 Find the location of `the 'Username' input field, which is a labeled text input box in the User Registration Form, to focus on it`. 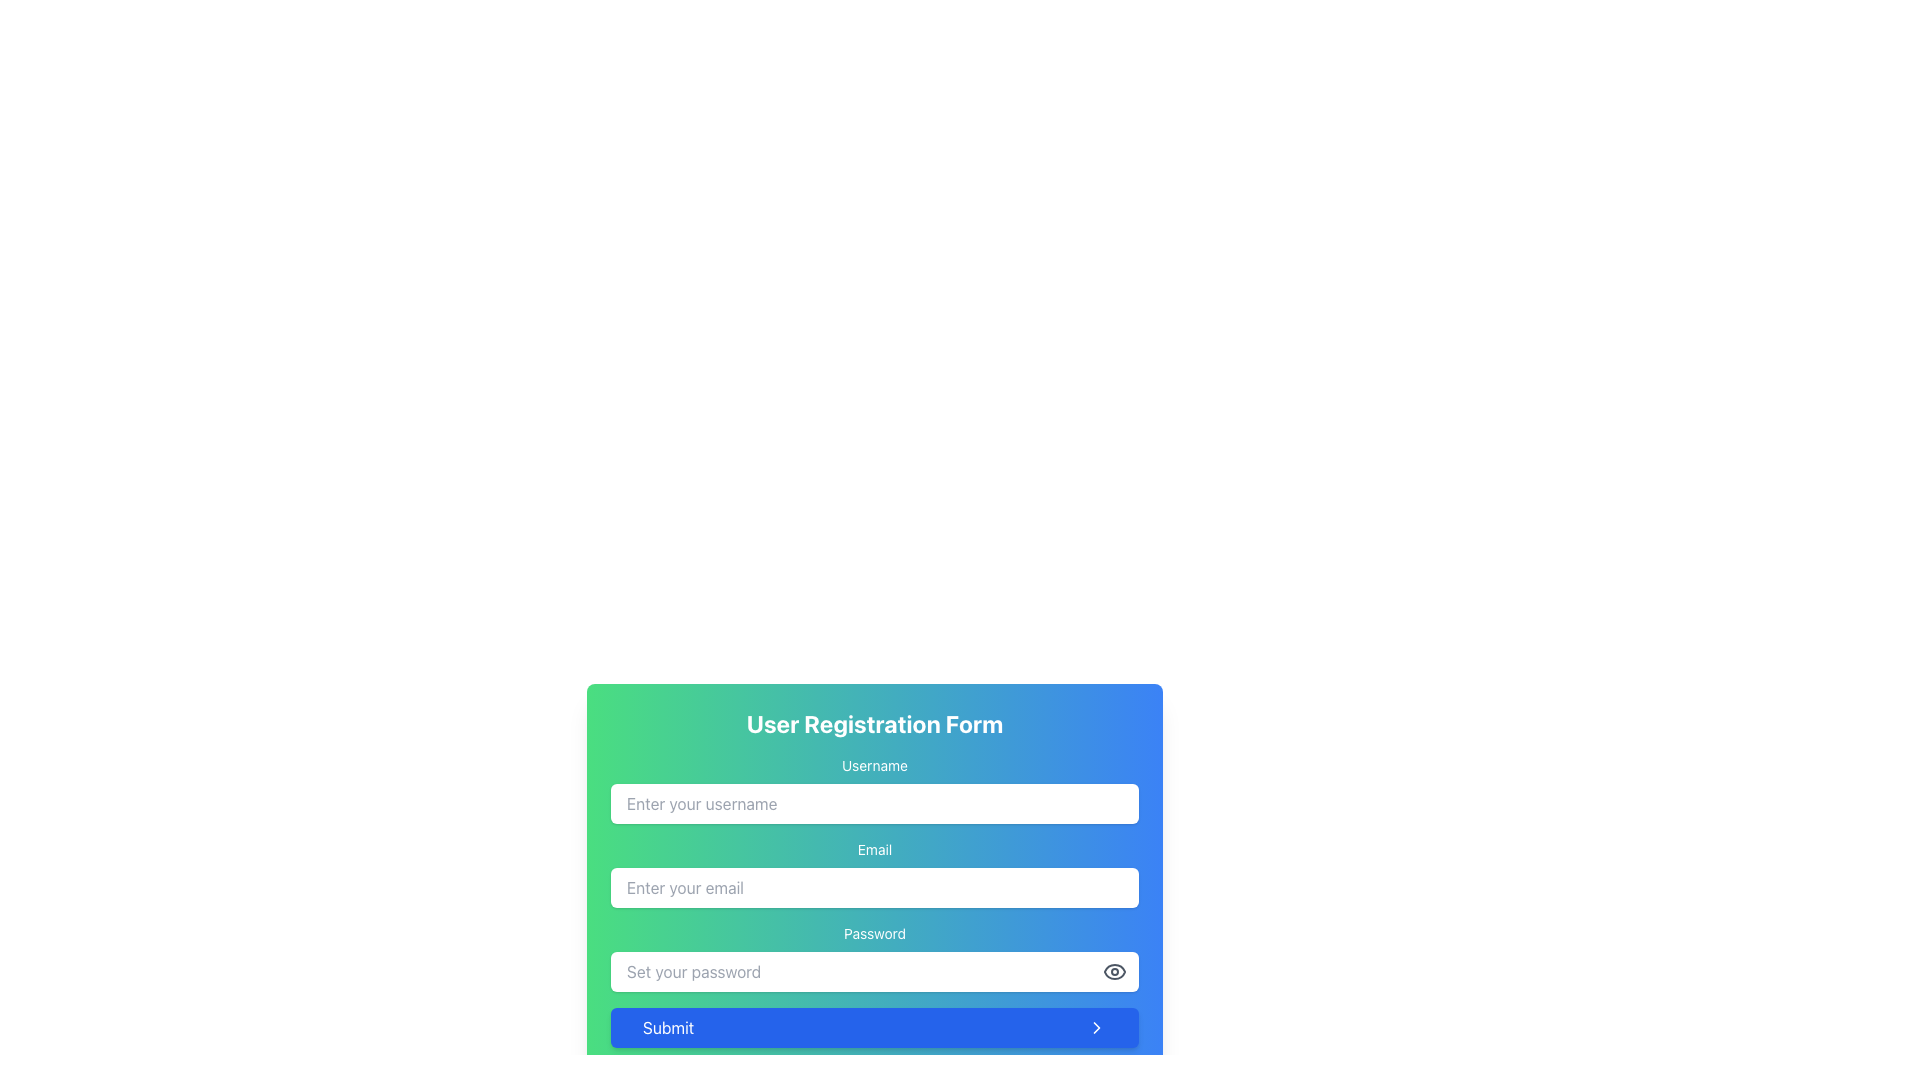

the 'Username' input field, which is a labeled text input box in the User Registration Form, to focus on it is located at coordinates (874, 789).